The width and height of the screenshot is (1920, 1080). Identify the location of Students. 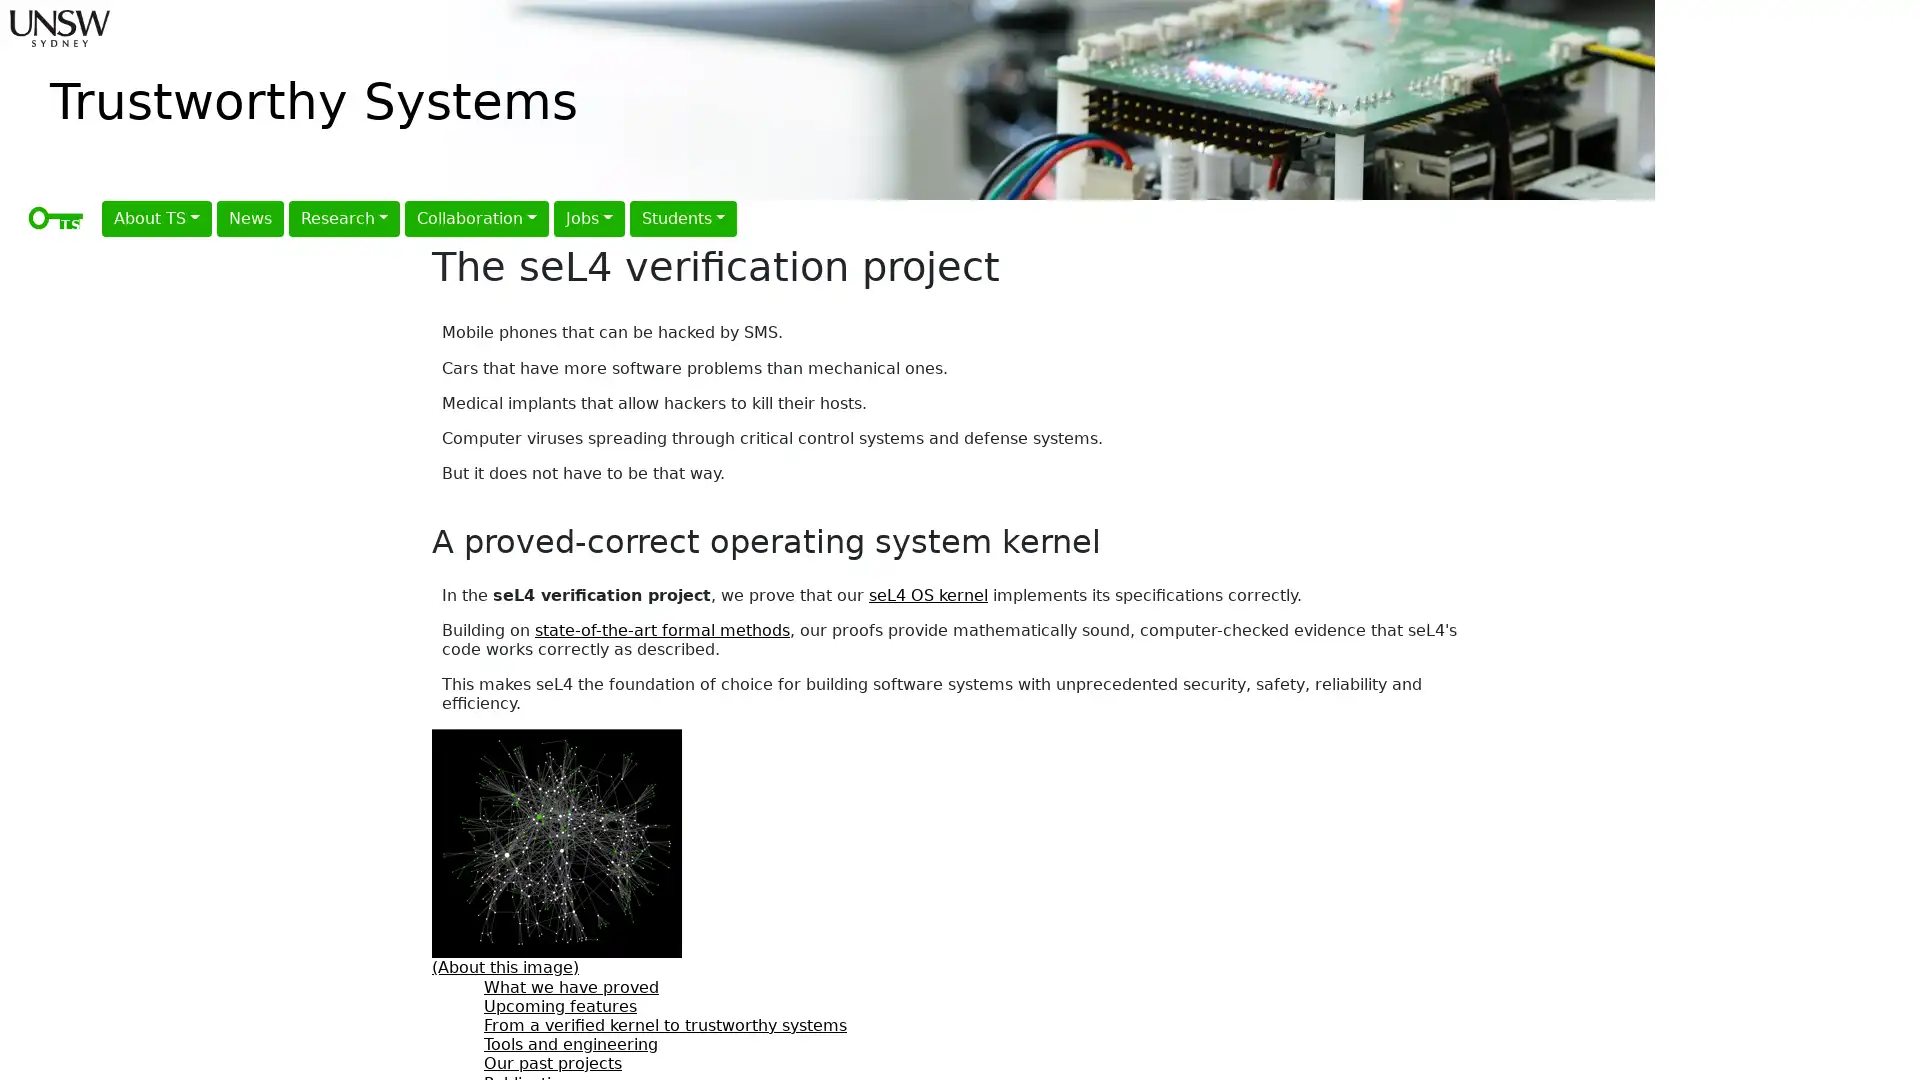
(682, 218).